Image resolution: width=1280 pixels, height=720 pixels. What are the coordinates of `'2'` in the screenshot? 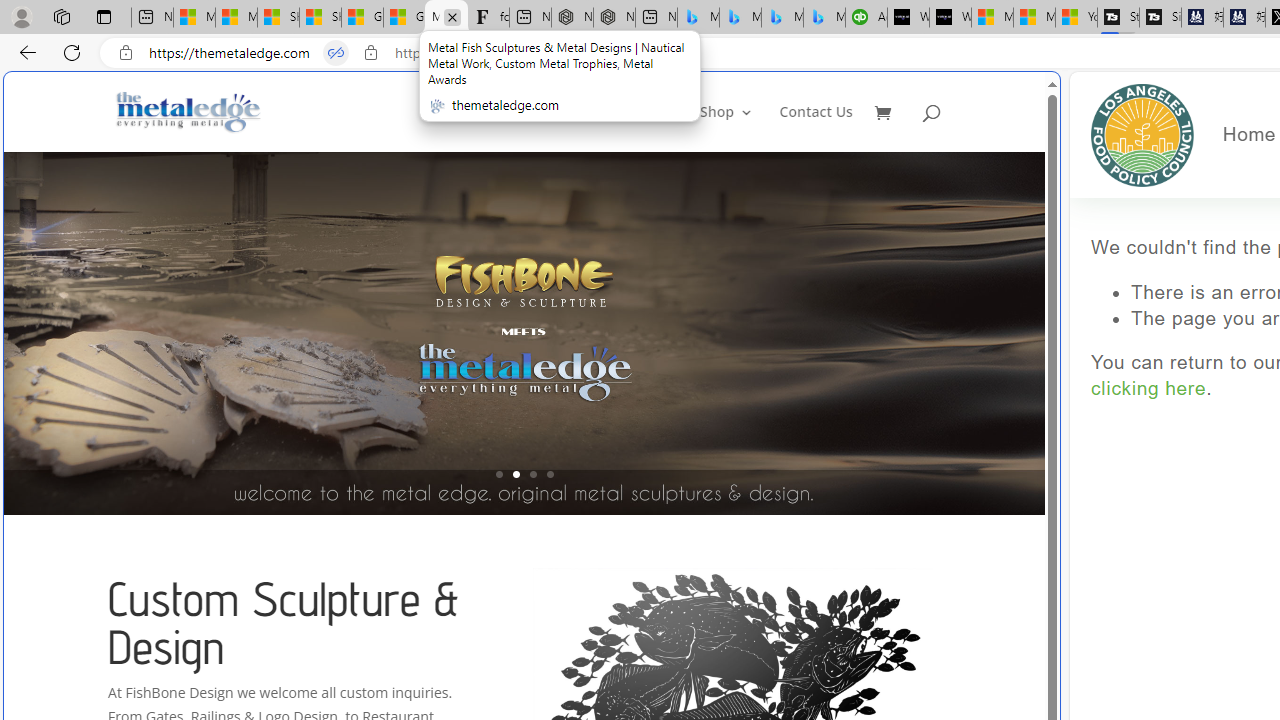 It's located at (515, 474).